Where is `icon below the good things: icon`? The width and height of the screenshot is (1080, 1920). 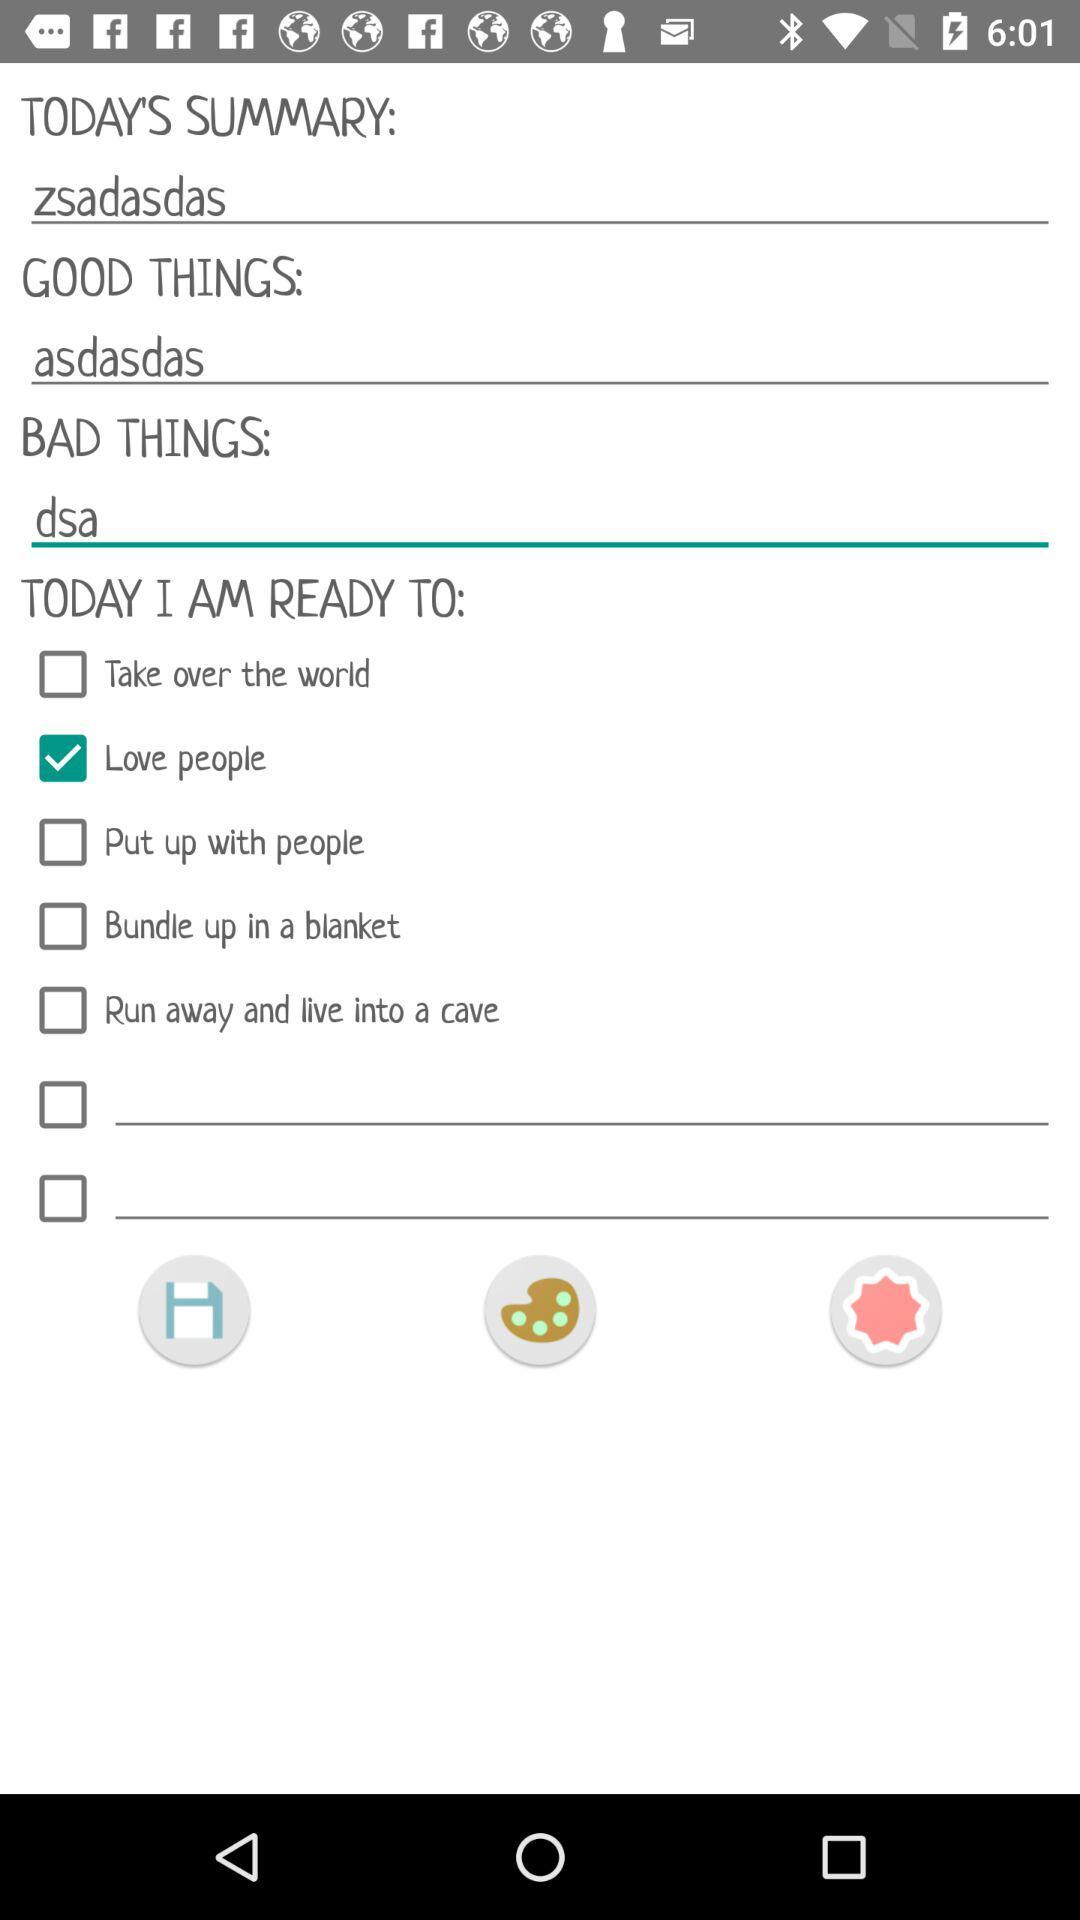 icon below the good things: icon is located at coordinates (540, 358).